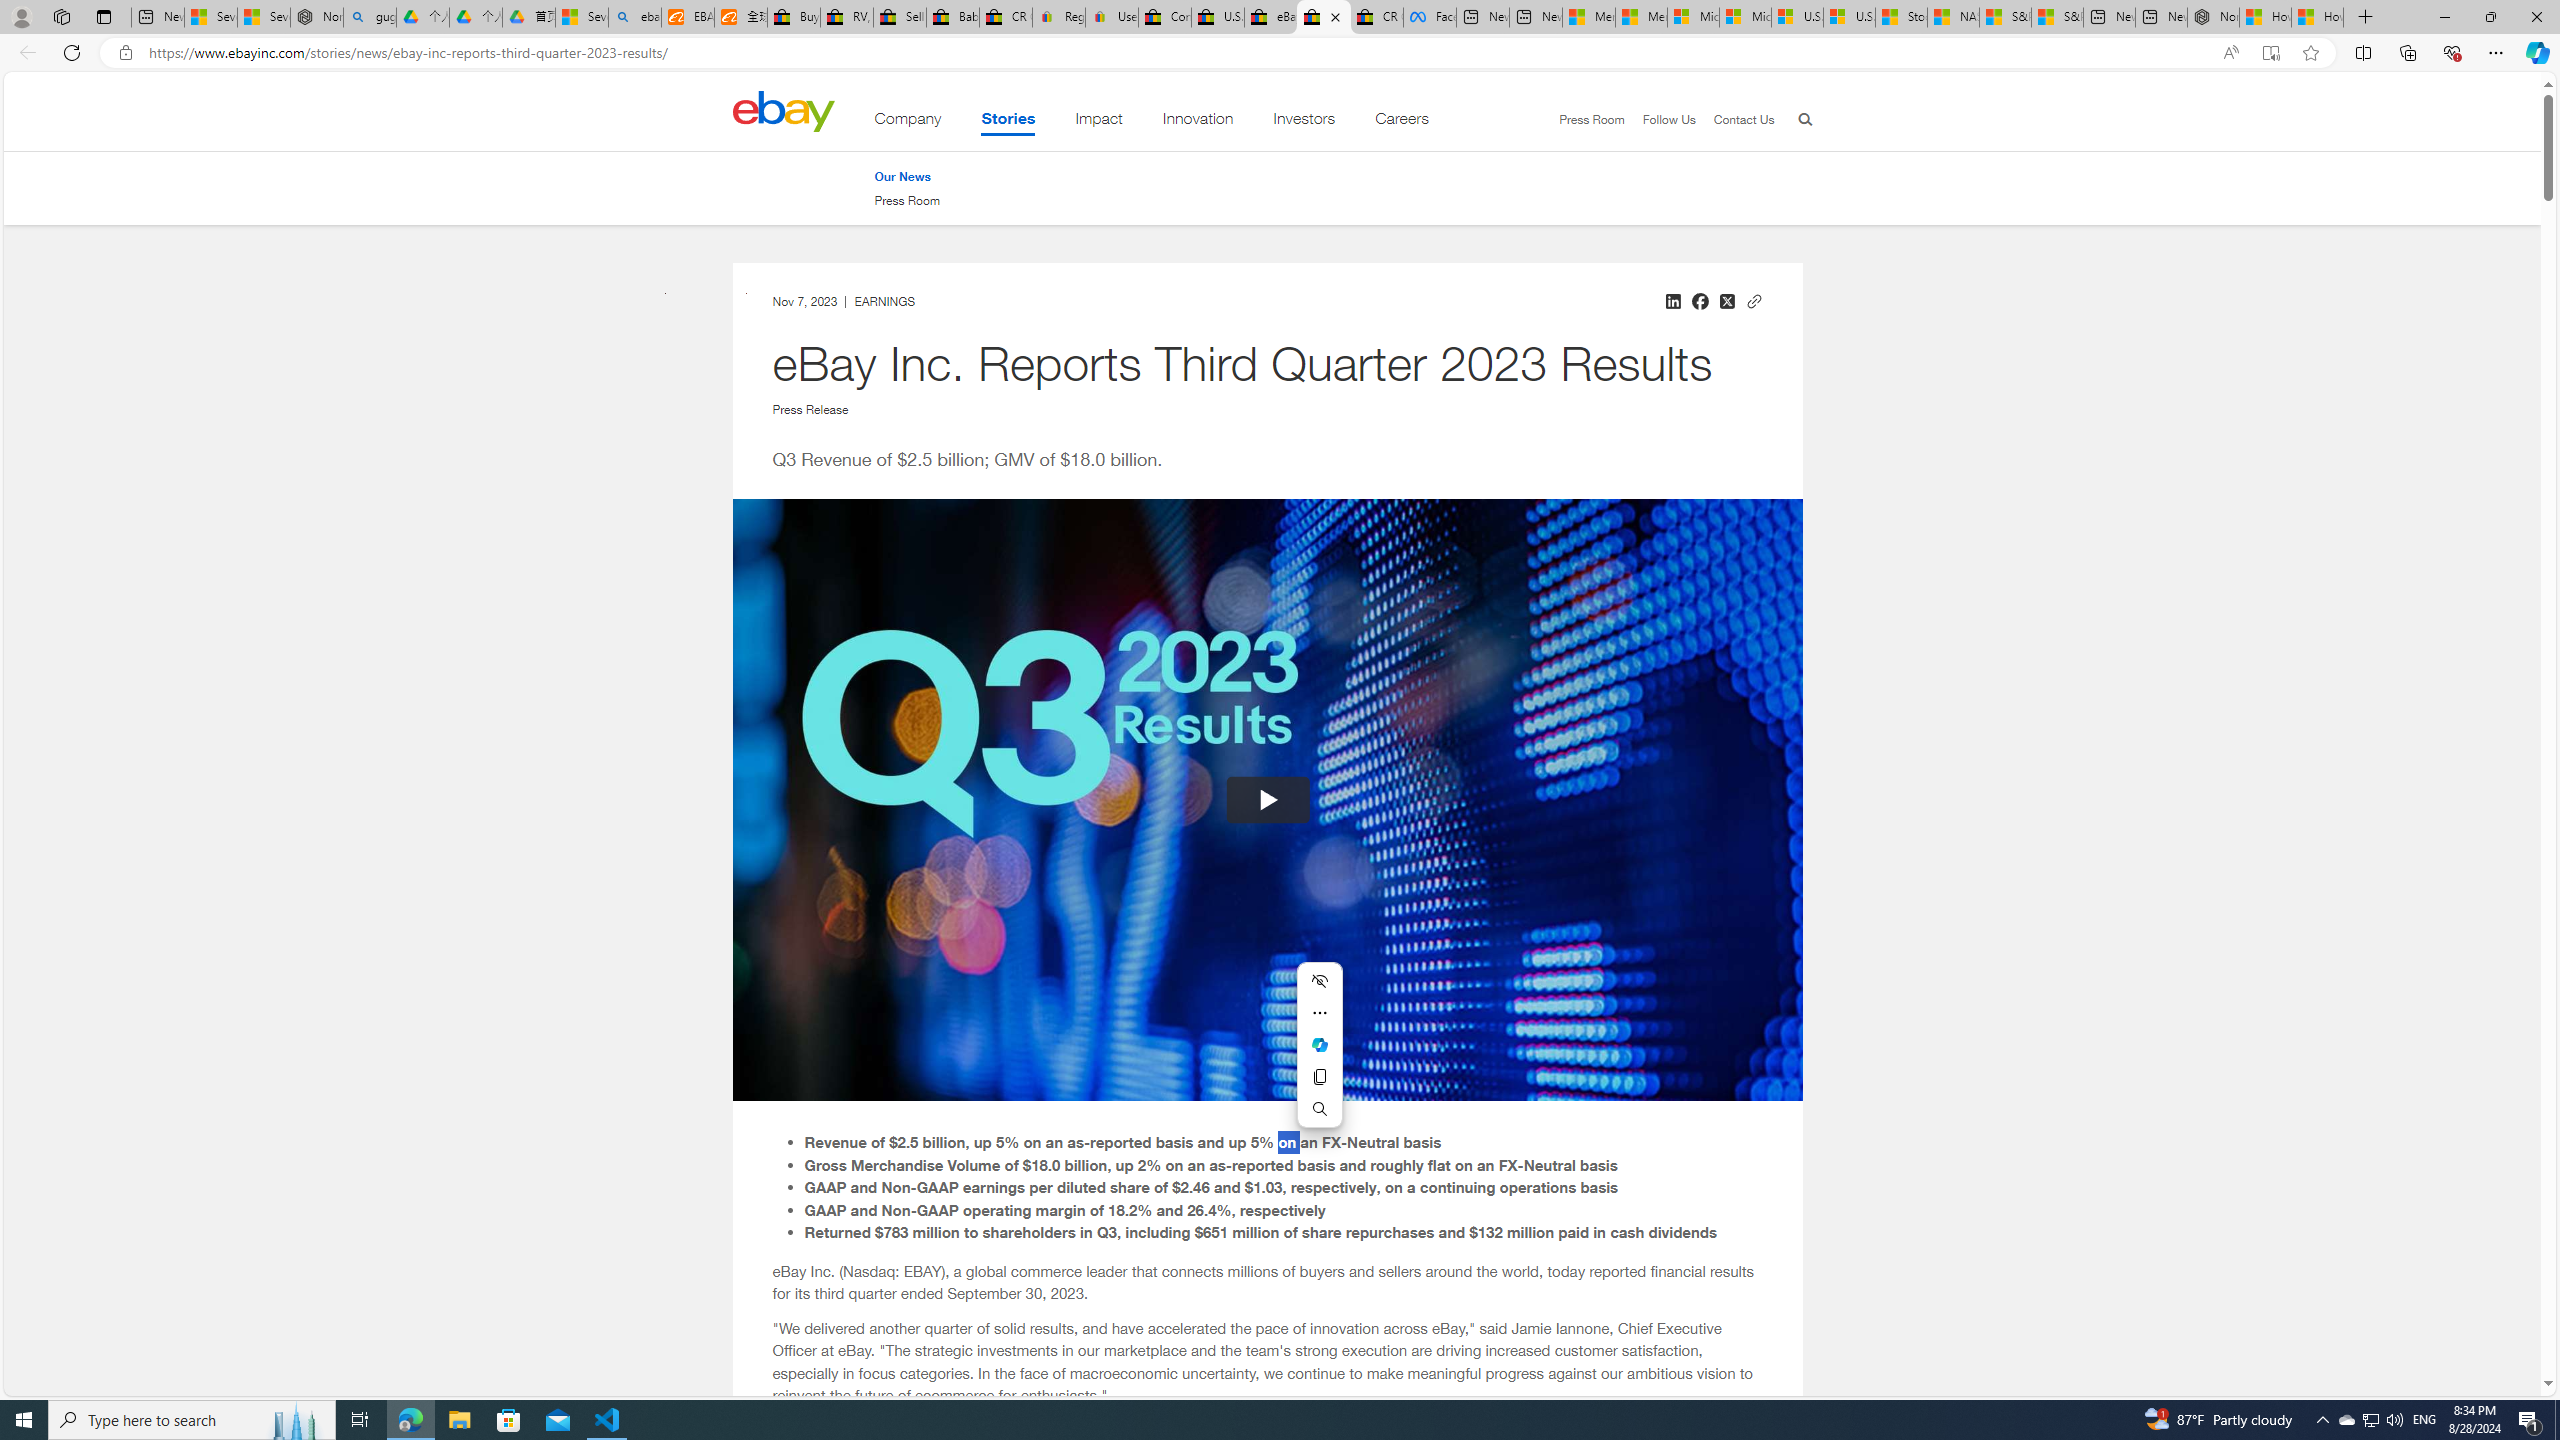 This screenshot has height=1440, width=2560. What do you see at coordinates (1318, 1012) in the screenshot?
I see `'More actions'` at bounding box center [1318, 1012].